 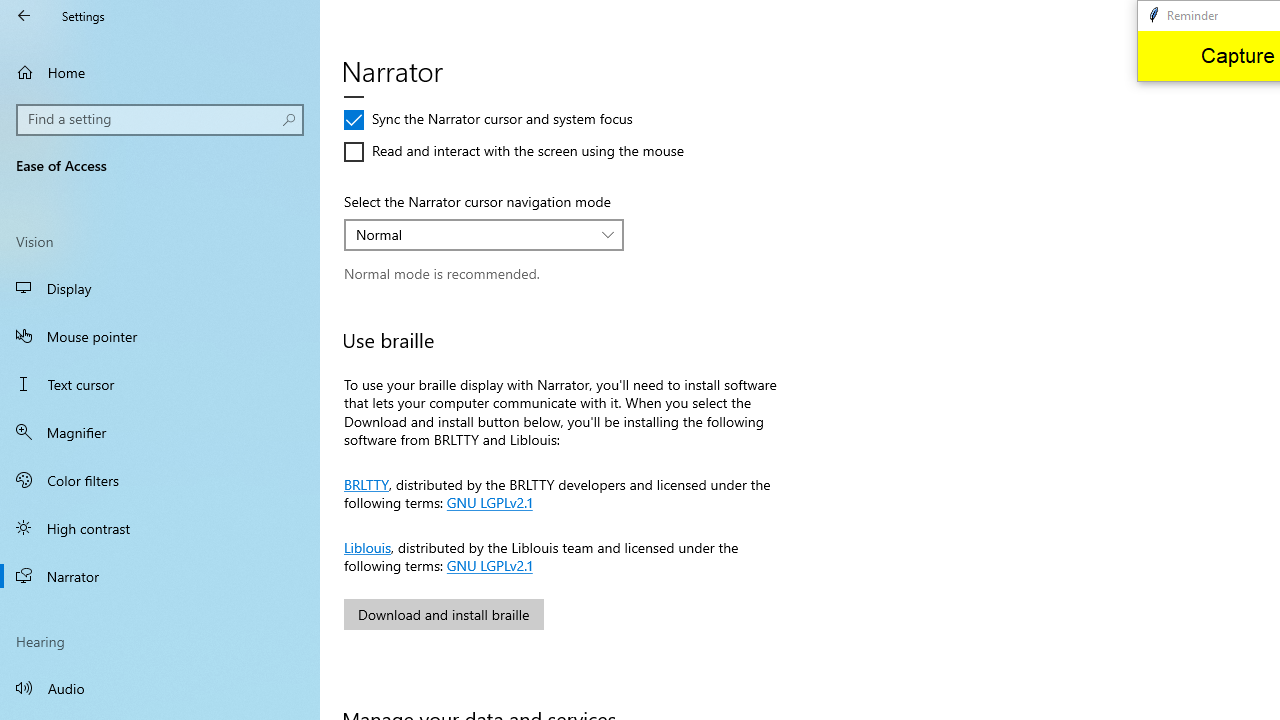 I want to click on 'Back', so click(x=24, y=15).